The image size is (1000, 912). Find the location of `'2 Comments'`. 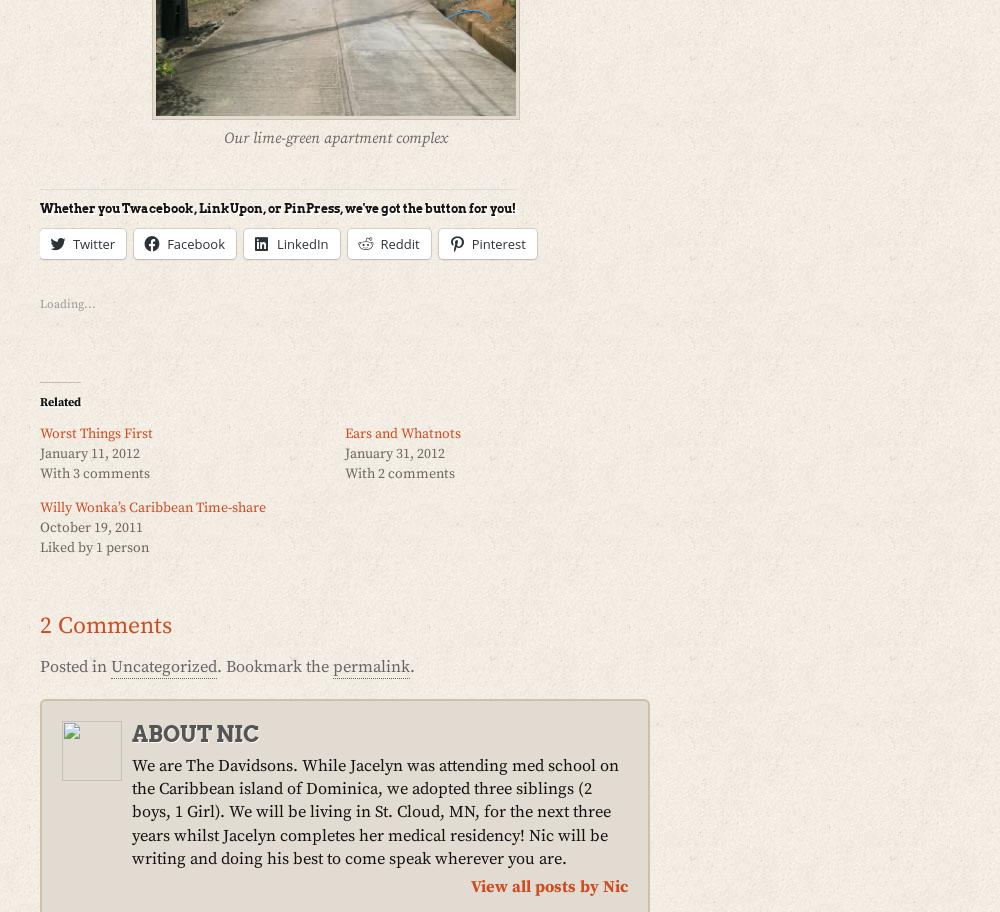

'2 Comments' is located at coordinates (105, 624).